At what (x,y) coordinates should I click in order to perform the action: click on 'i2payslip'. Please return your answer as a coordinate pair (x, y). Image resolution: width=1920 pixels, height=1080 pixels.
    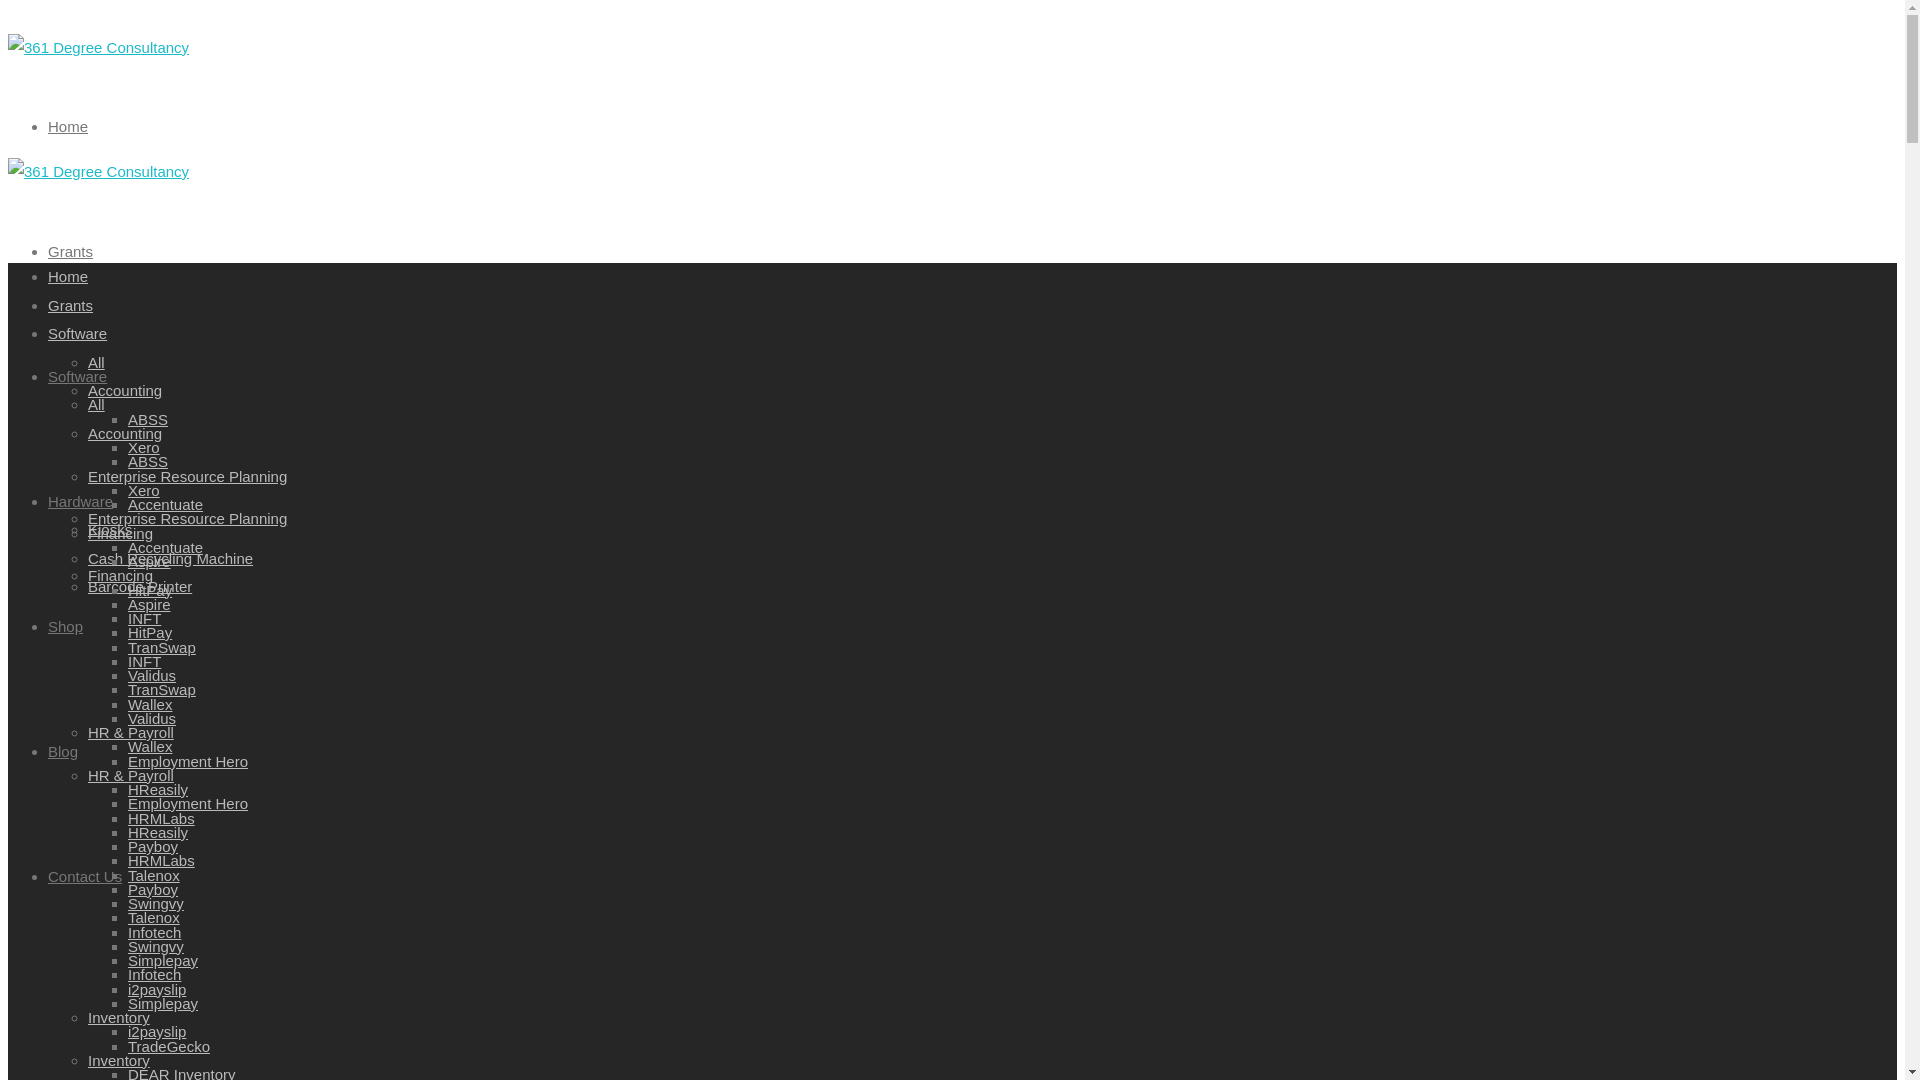
    Looking at the image, I should click on (156, 1031).